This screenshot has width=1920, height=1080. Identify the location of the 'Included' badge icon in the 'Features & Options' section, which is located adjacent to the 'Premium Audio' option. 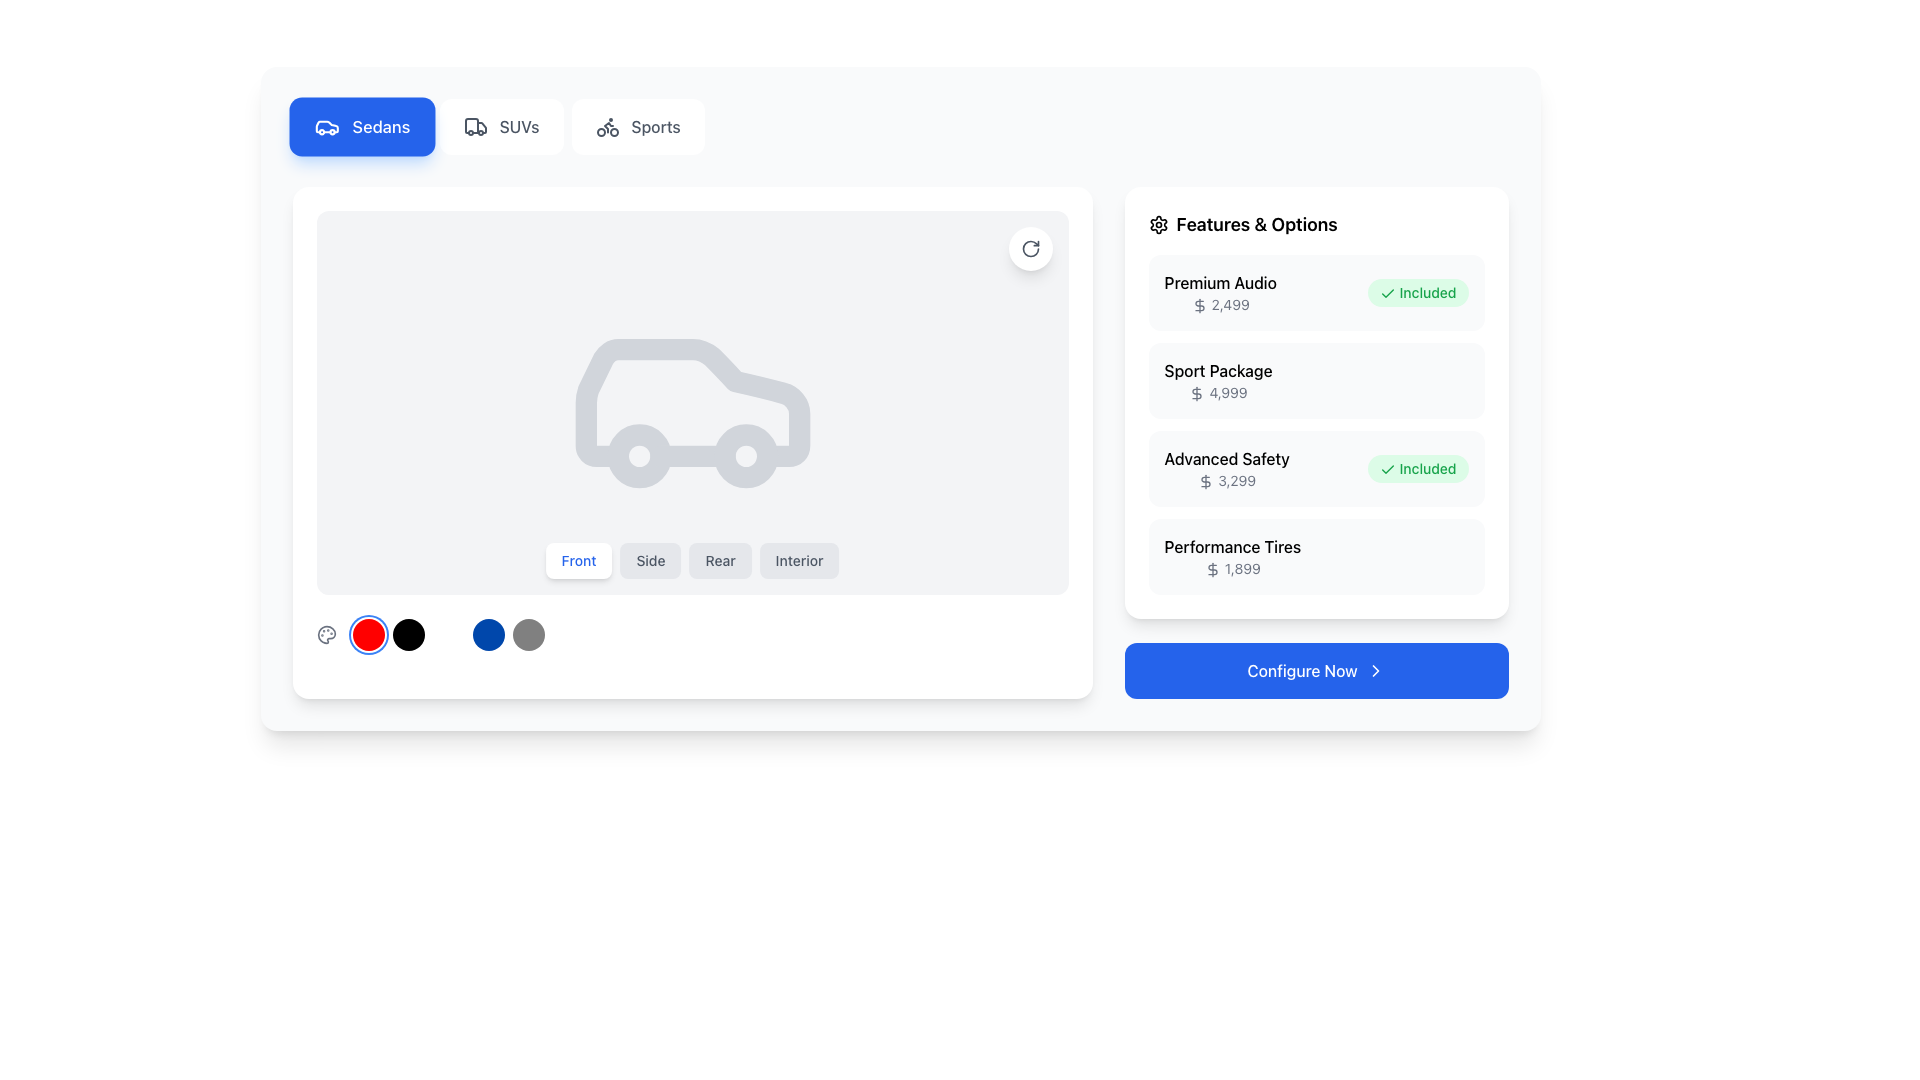
(1386, 294).